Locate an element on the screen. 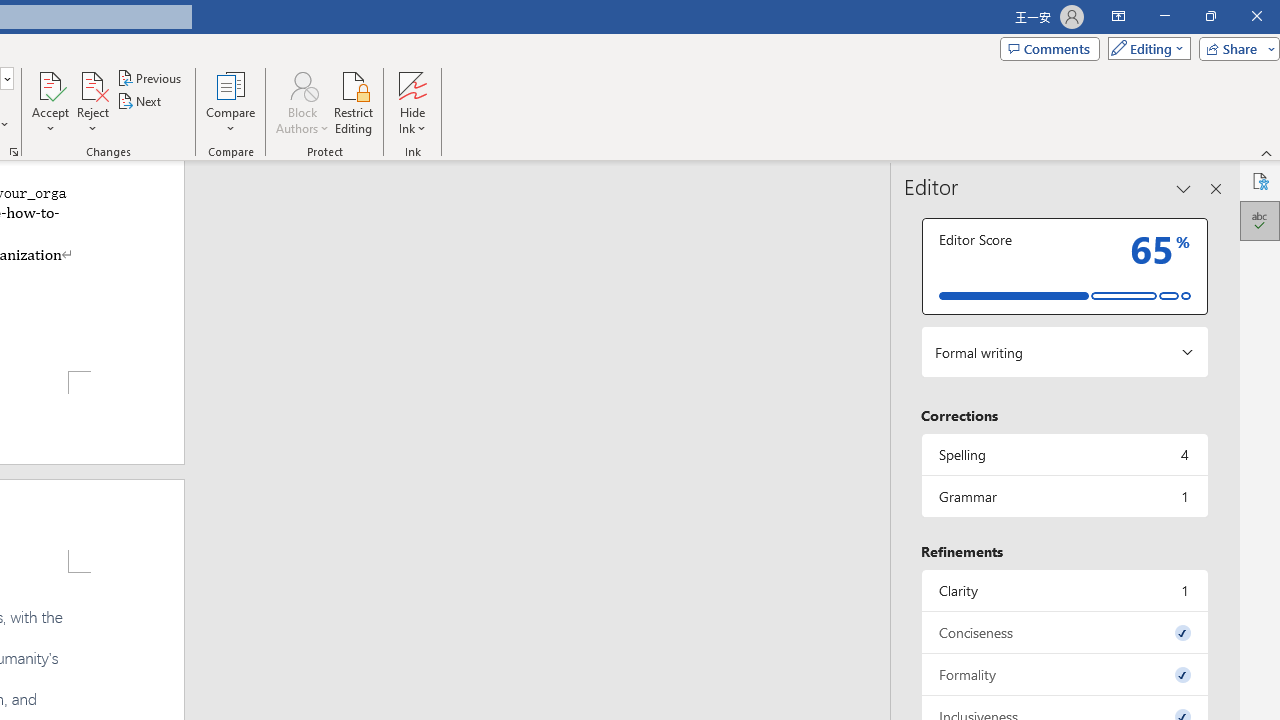  'Change Tracking Options...' is located at coordinates (14, 150).